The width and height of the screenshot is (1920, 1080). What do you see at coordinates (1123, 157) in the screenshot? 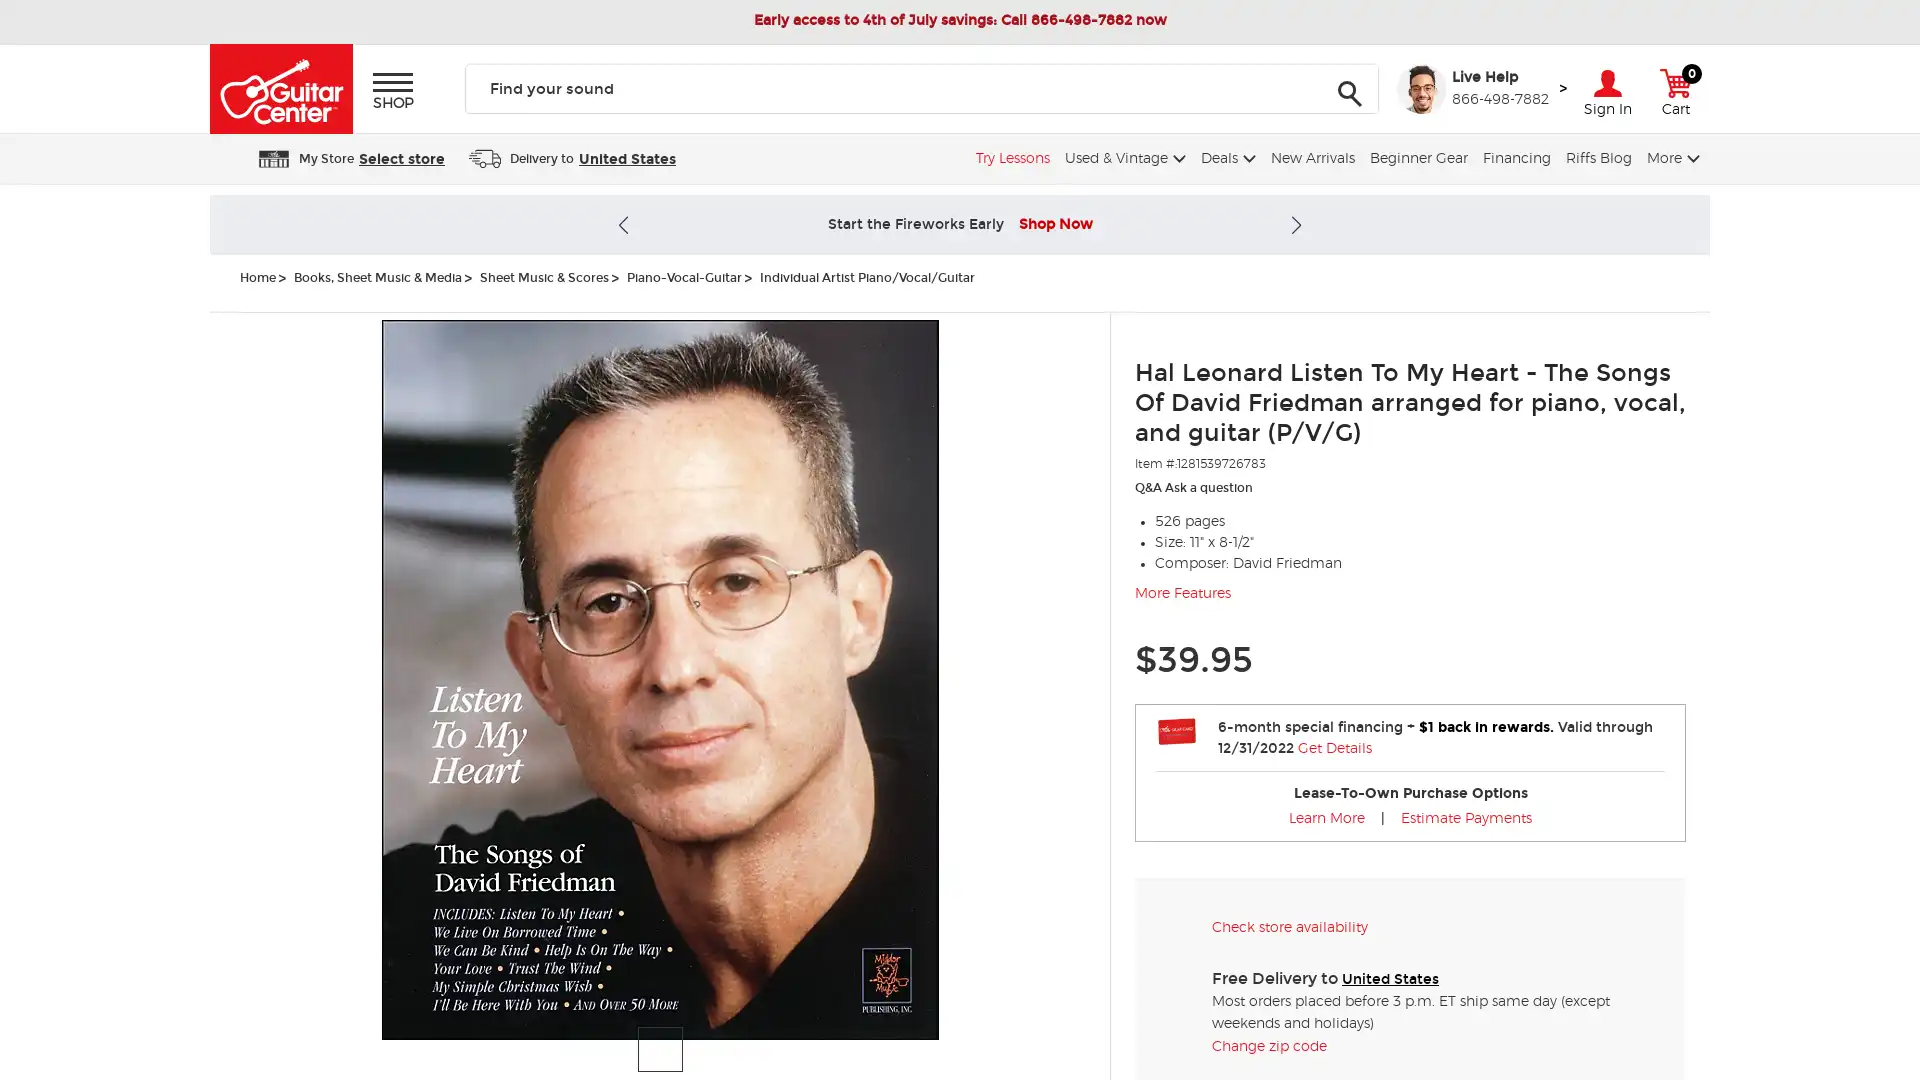
I see `Used & Vintage` at bounding box center [1123, 157].